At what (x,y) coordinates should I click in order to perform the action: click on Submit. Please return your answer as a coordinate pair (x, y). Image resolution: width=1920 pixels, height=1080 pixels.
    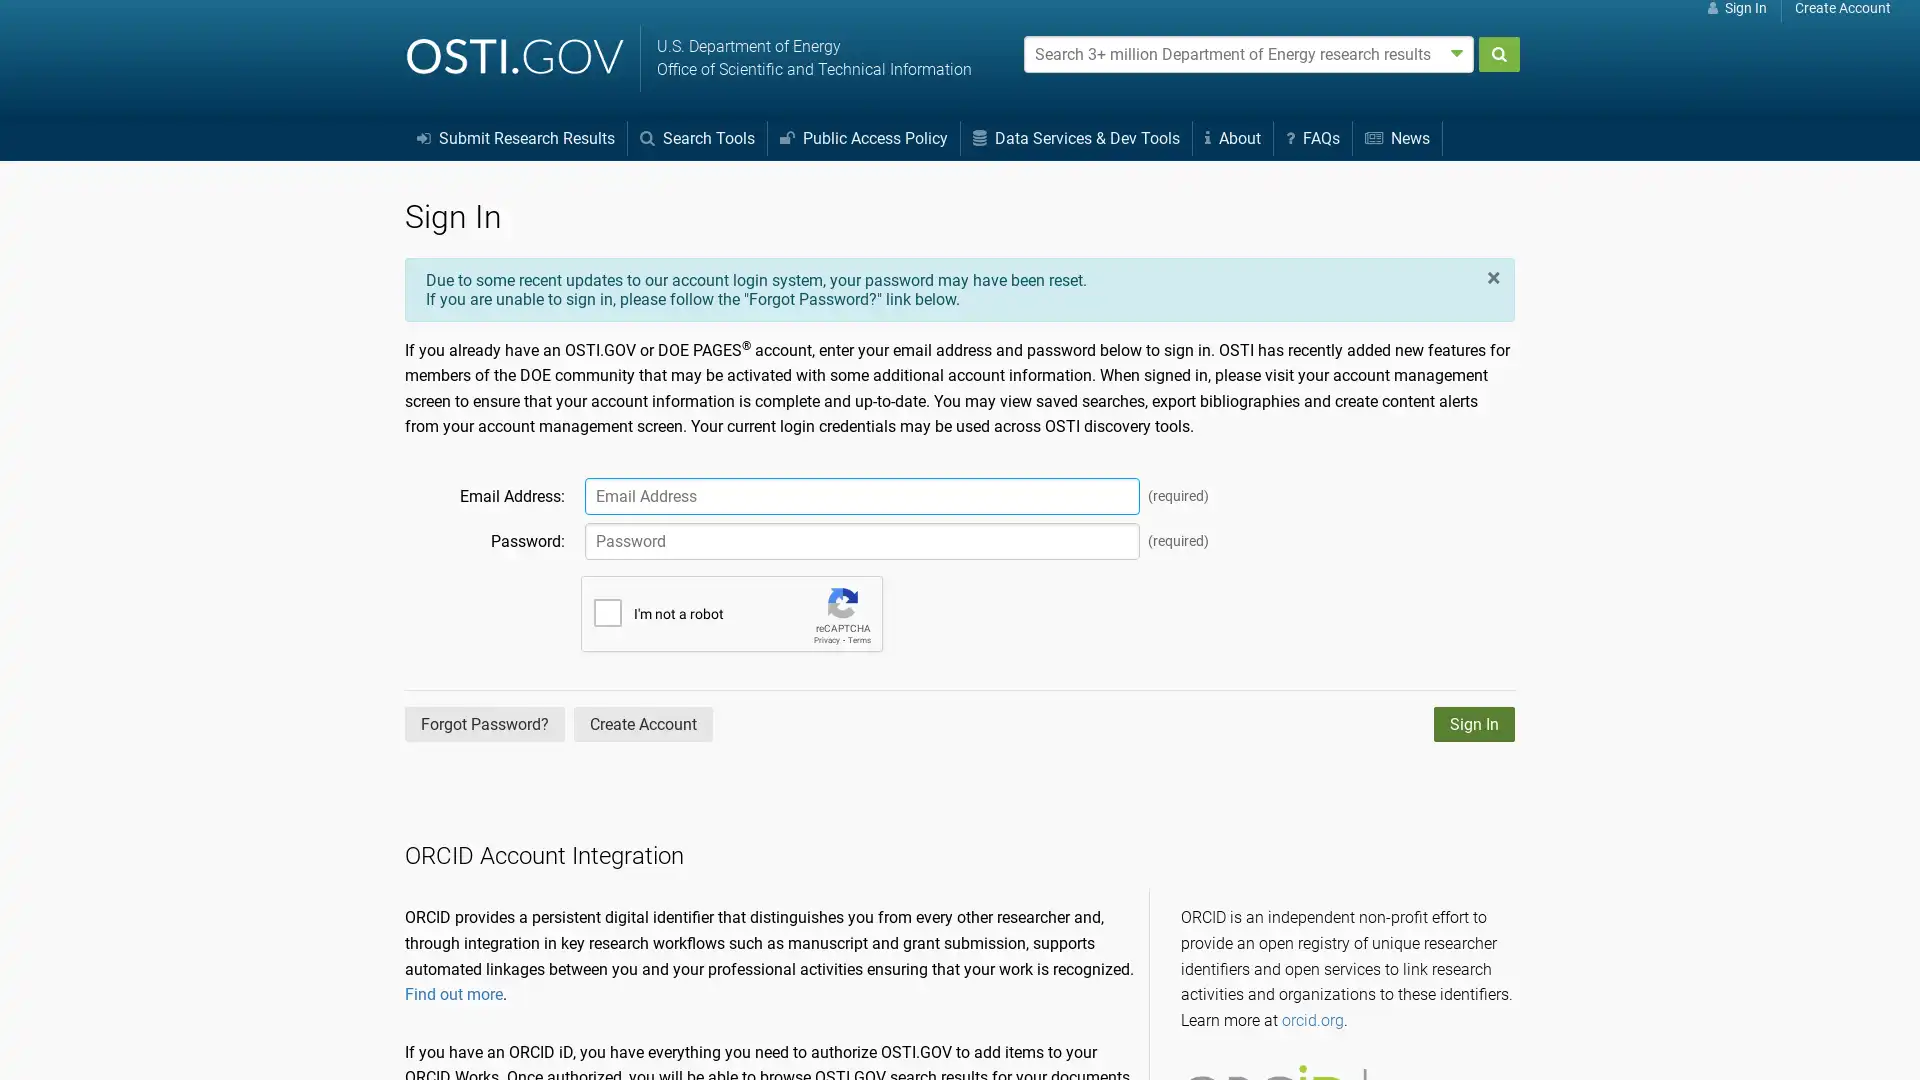
    Looking at the image, I should click on (1498, 53).